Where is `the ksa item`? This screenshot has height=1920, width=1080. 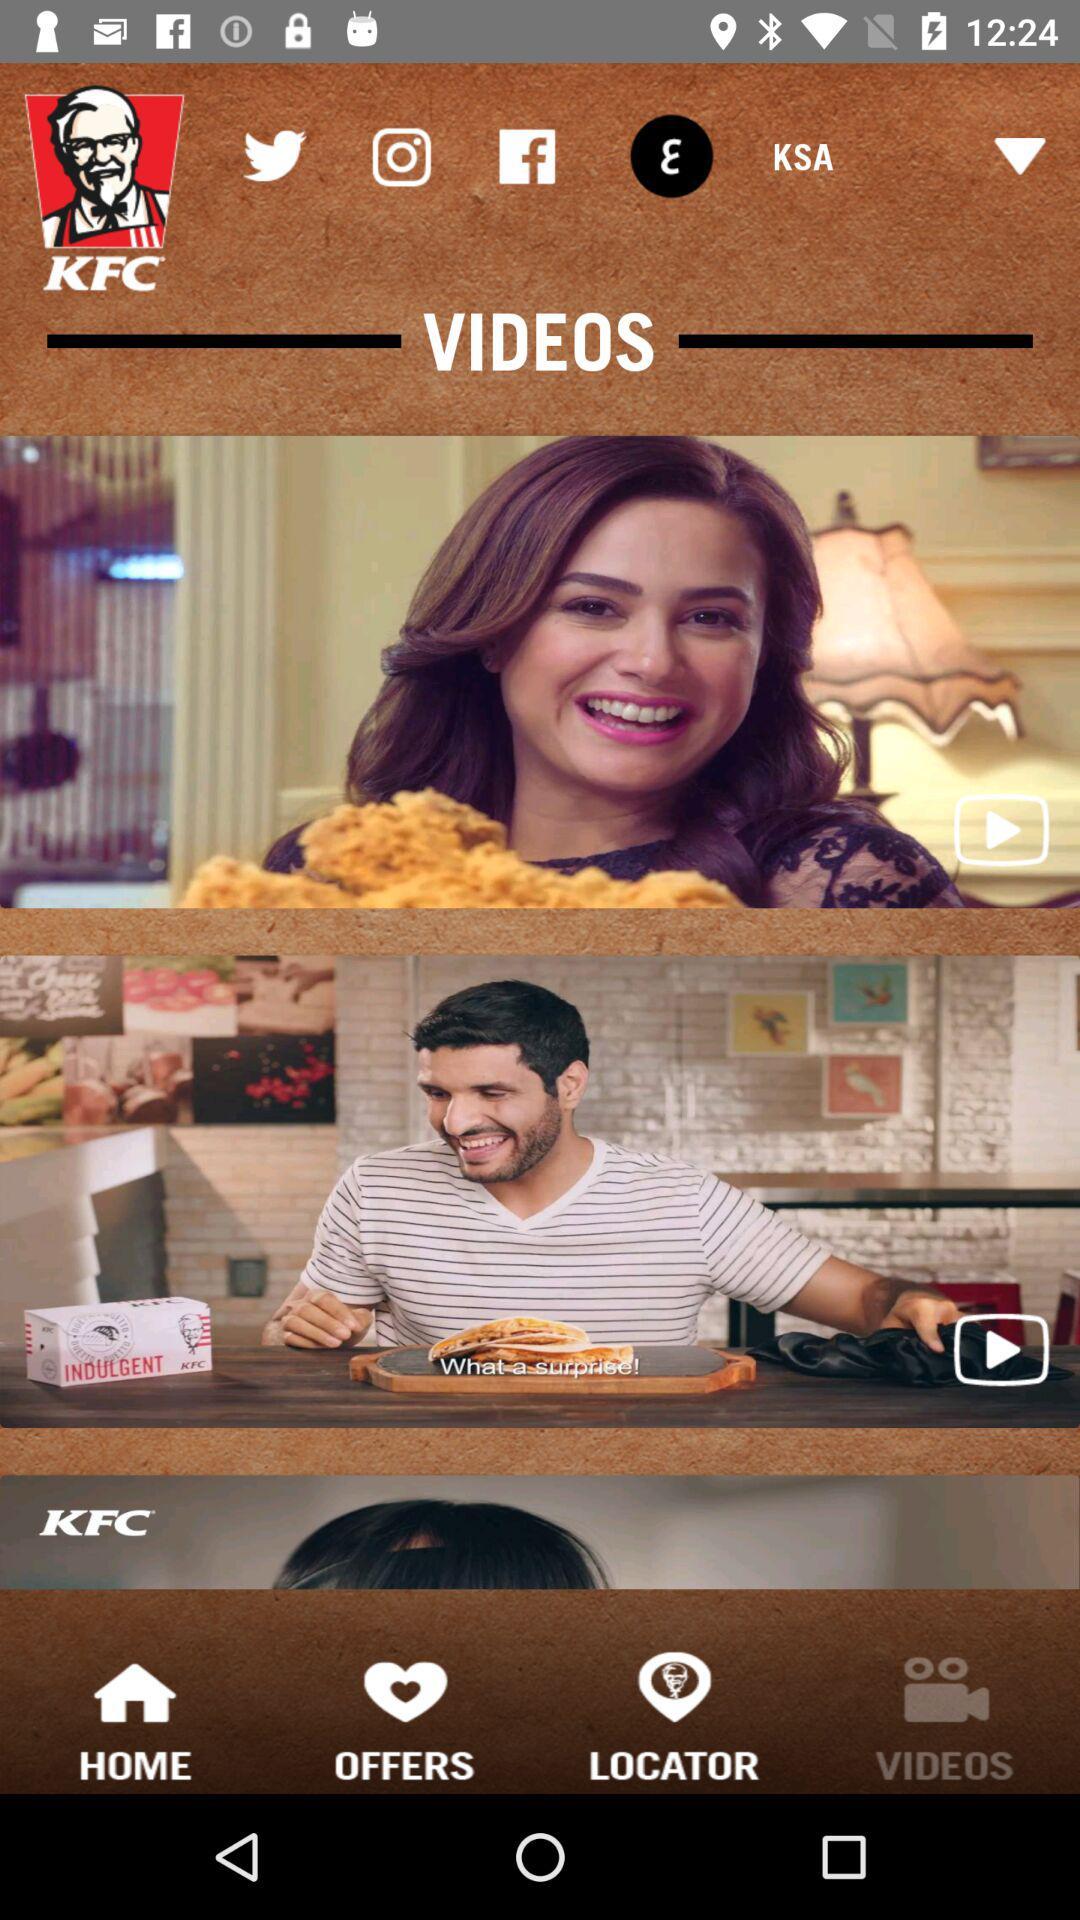
the ksa item is located at coordinates (909, 155).